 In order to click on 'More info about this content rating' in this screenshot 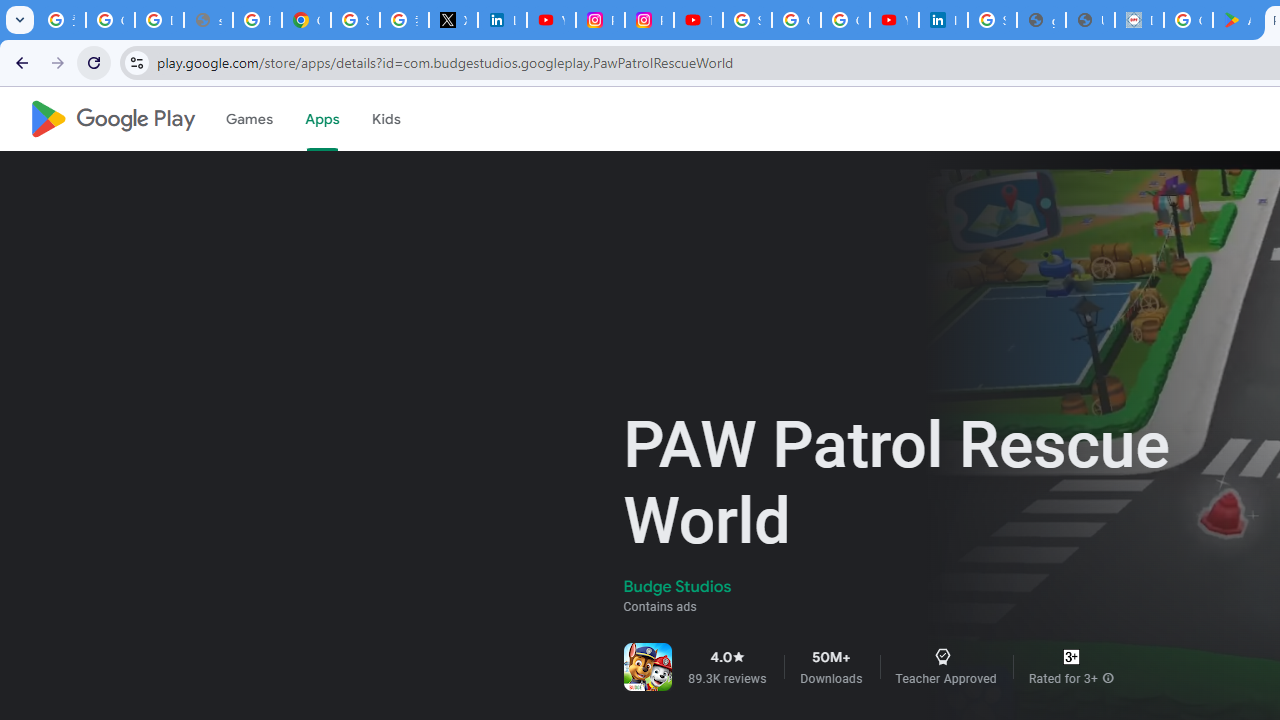, I will do `click(1107, 677)`.